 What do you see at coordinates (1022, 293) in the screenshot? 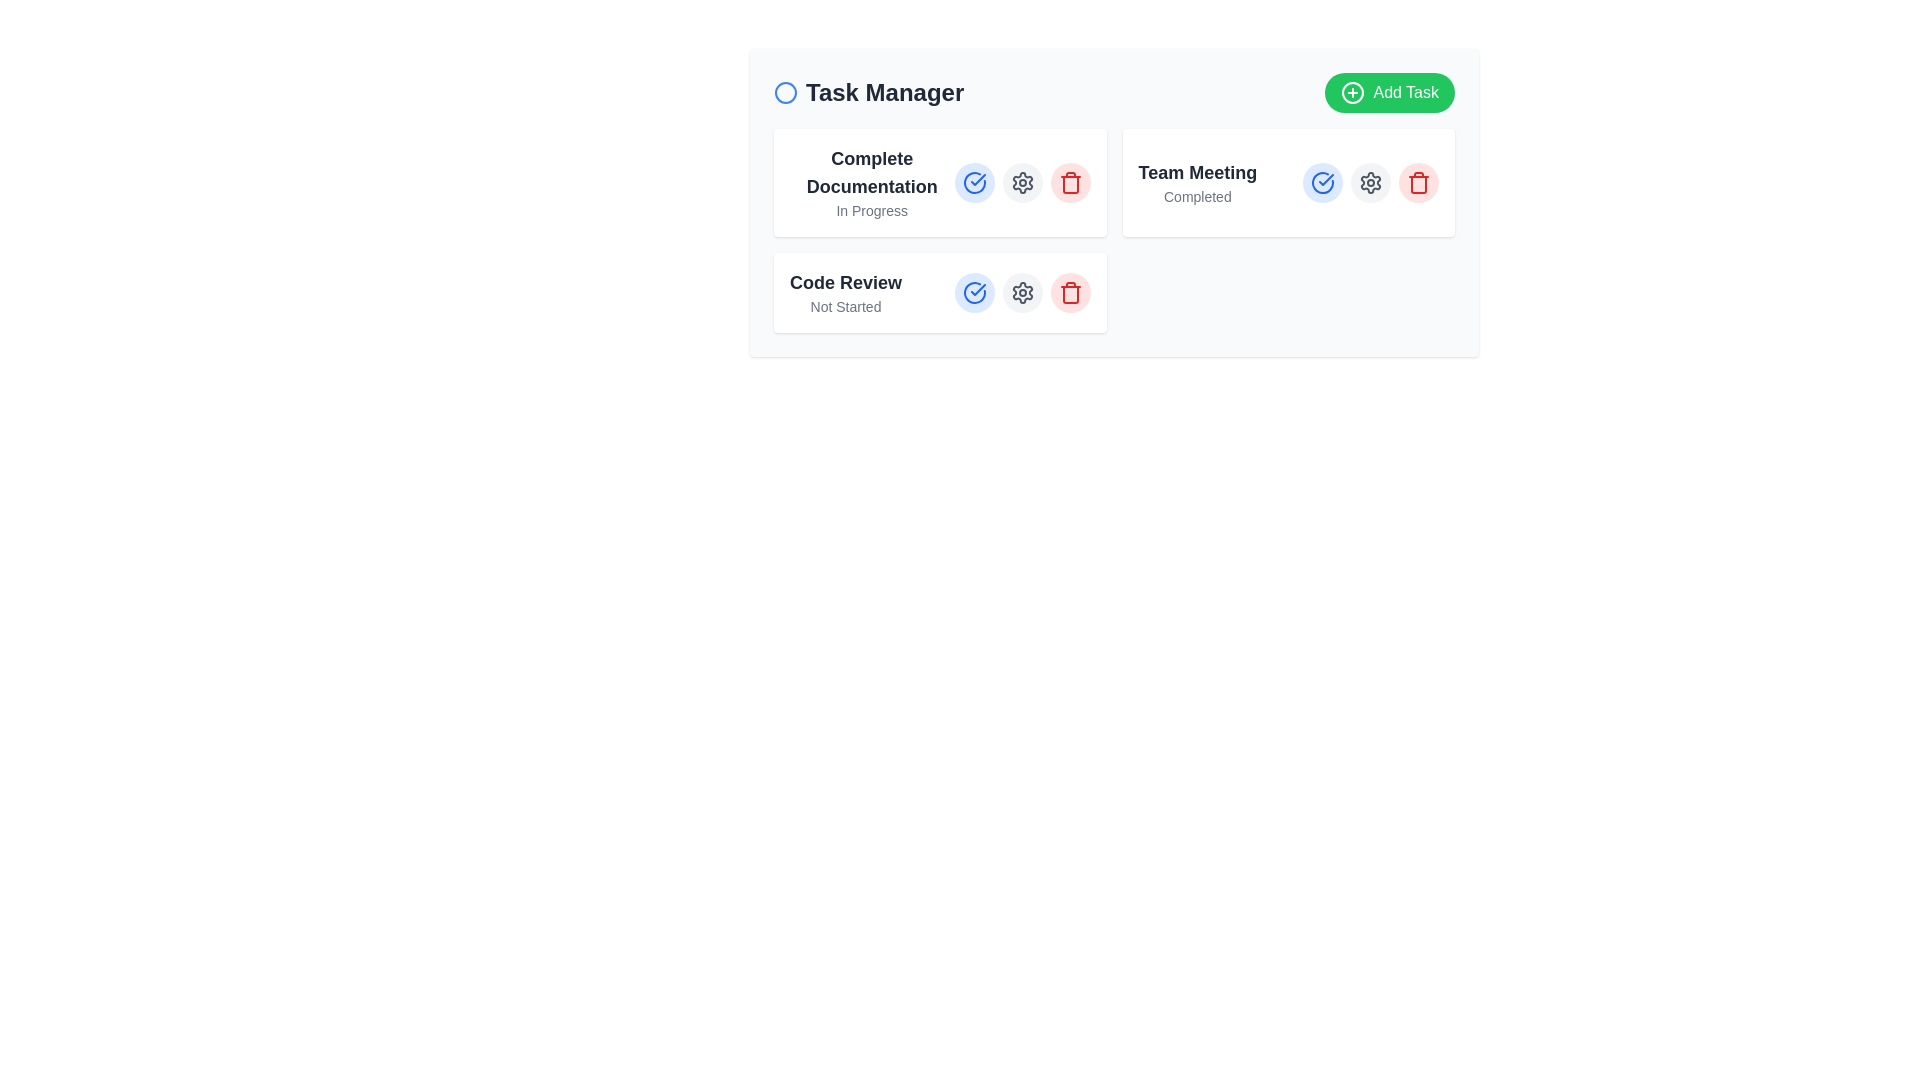
I see `the gear icon representing settings, located under the task section titled 'Complete Documentation'` at bounding box center [1022, 293].